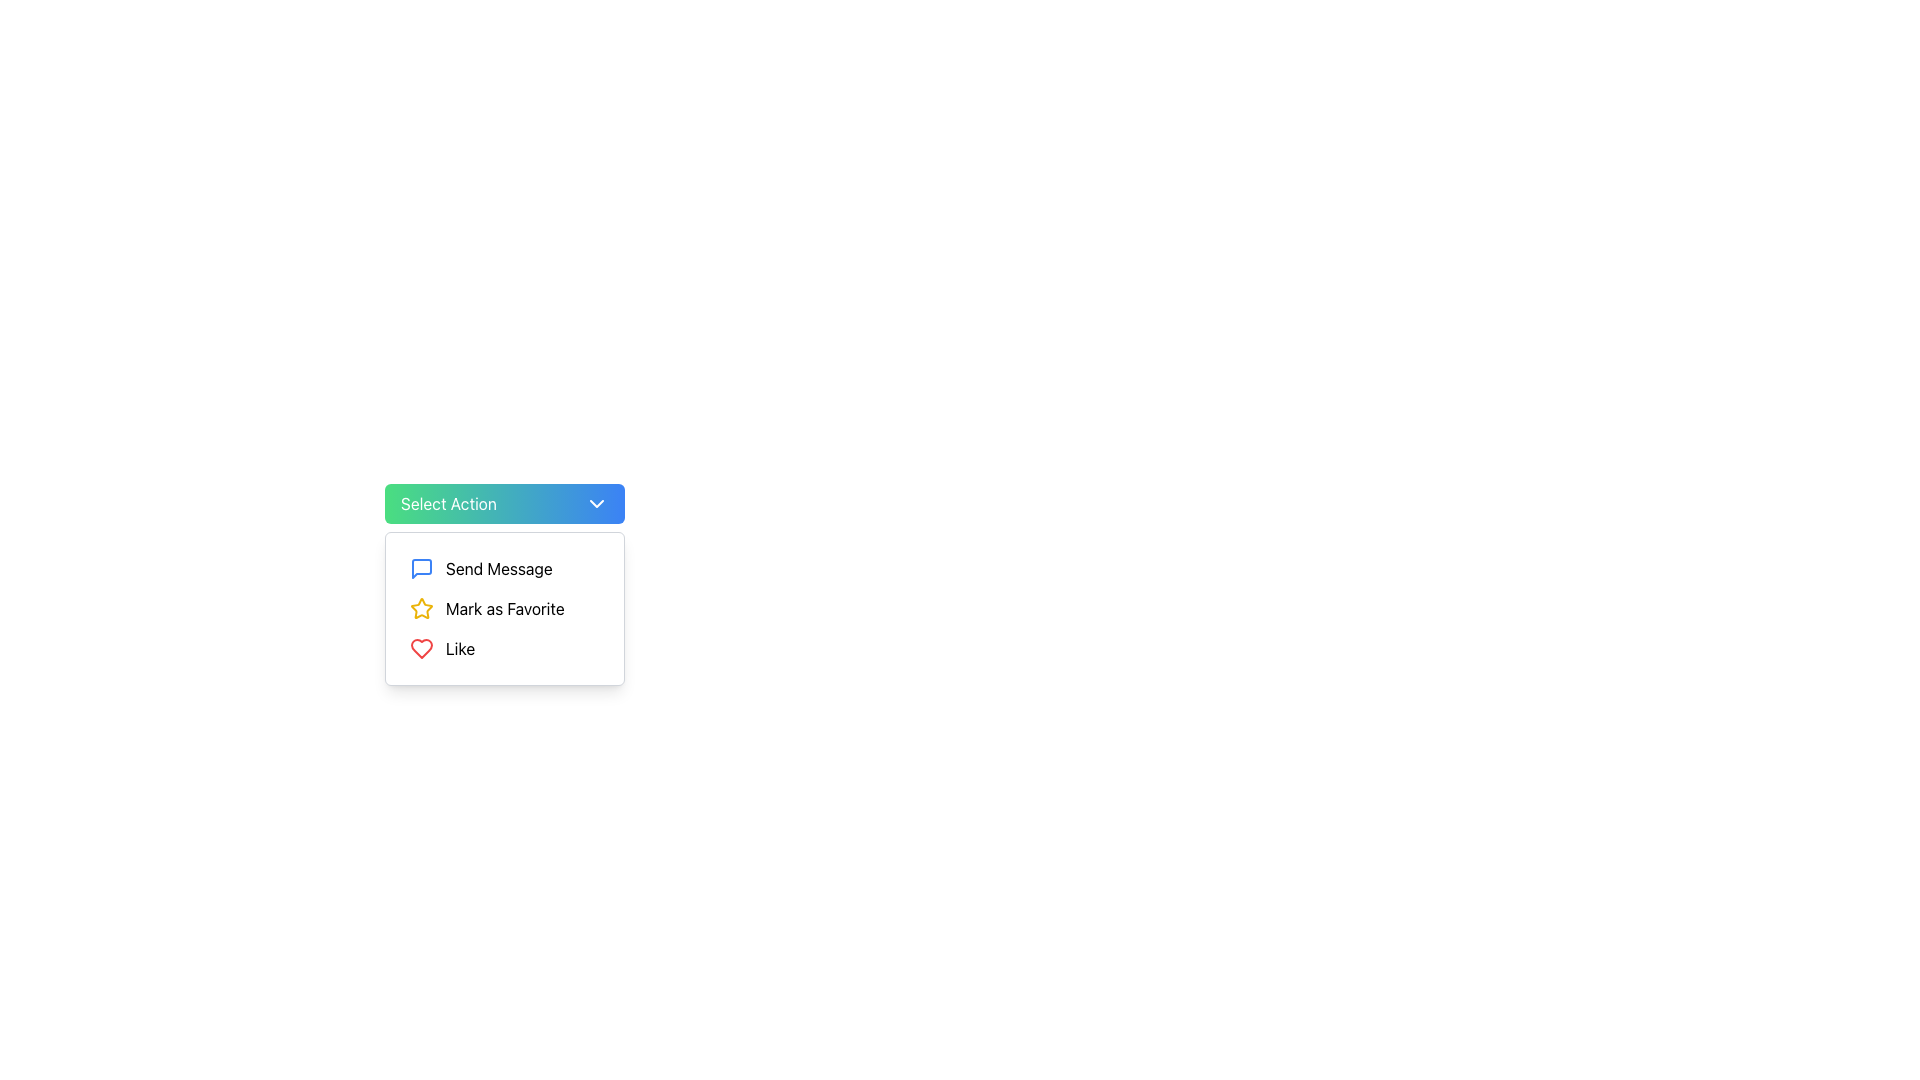 This screenshot has width=1920, height=1080. I want to click on the yellow hollow star icon in the 'Select Action' dropdown menu to mark it as a favorite, so click(421, 607).